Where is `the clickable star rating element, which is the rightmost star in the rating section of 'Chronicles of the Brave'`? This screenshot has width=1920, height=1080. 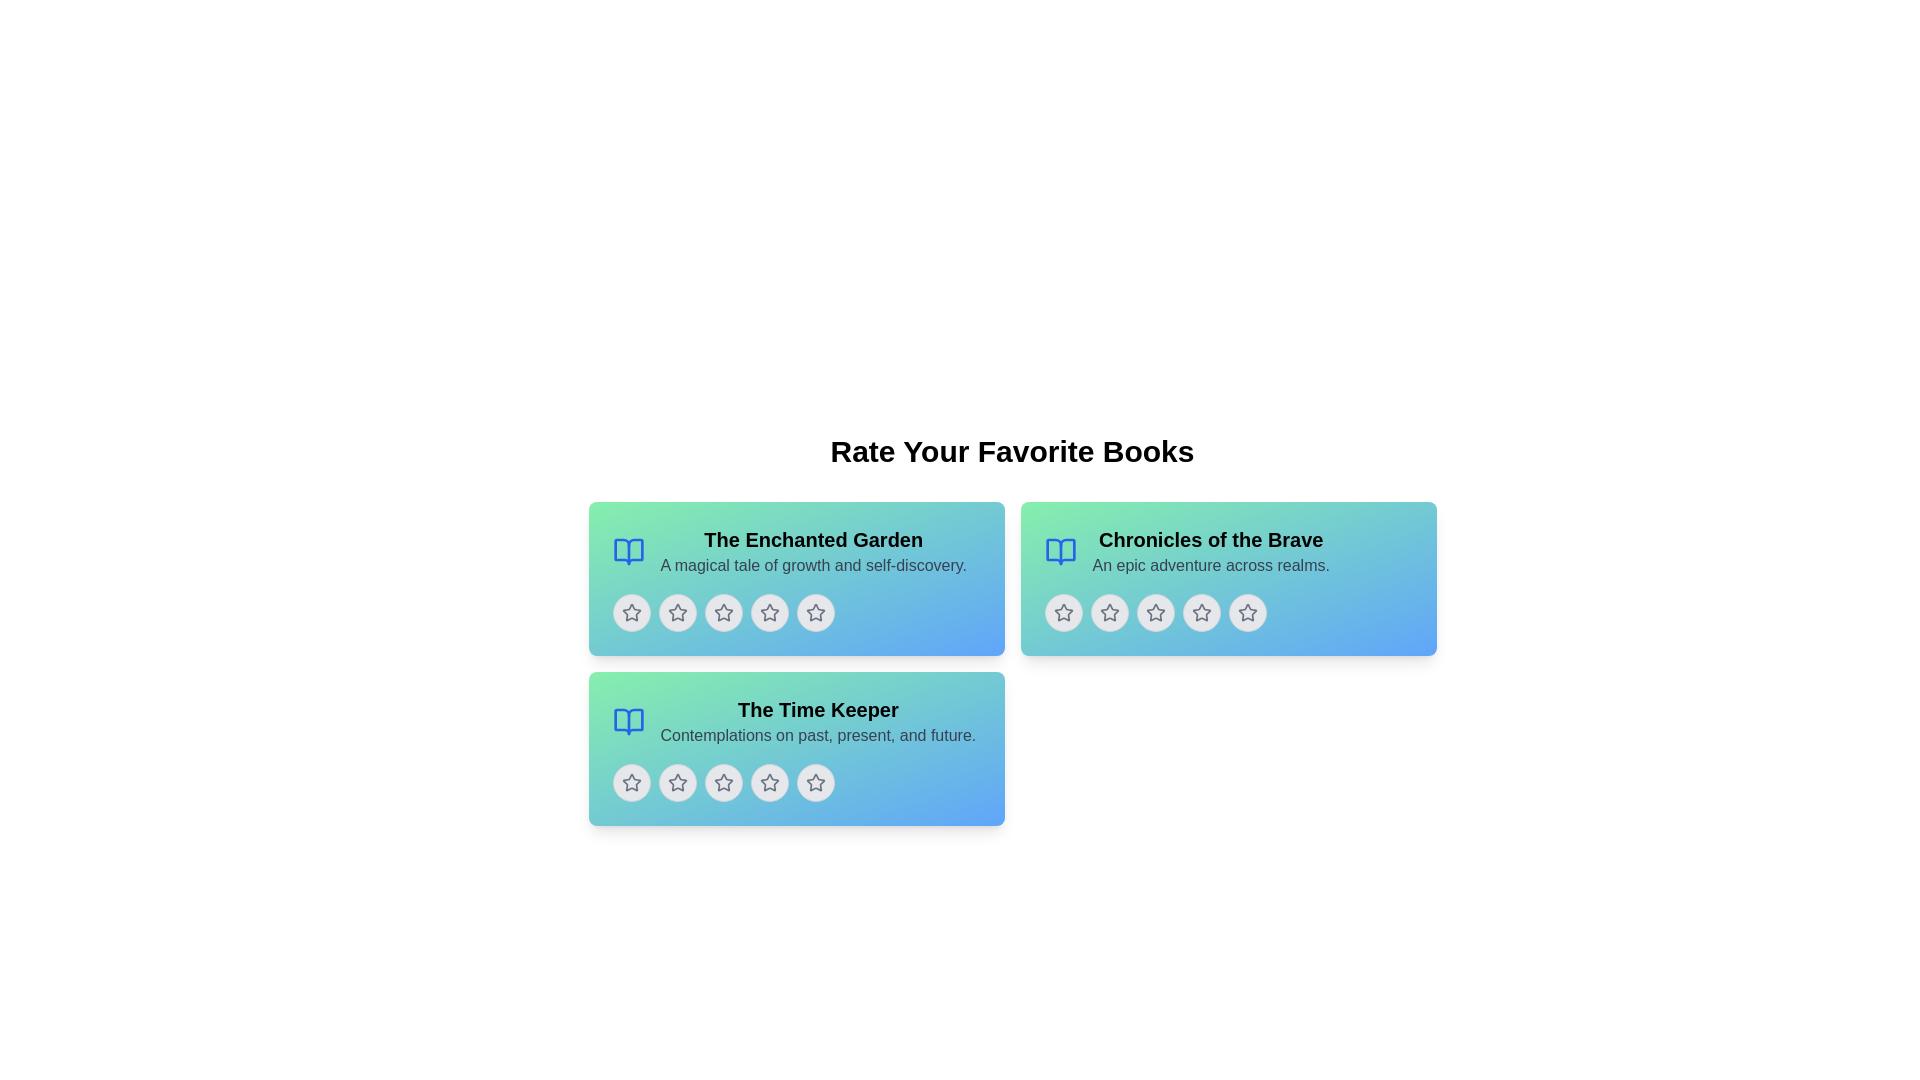 the clickable star rating element, which is the rightmost star in the rating section of 'Chronicles of the Brave' is located at coordinates (1246, 612).